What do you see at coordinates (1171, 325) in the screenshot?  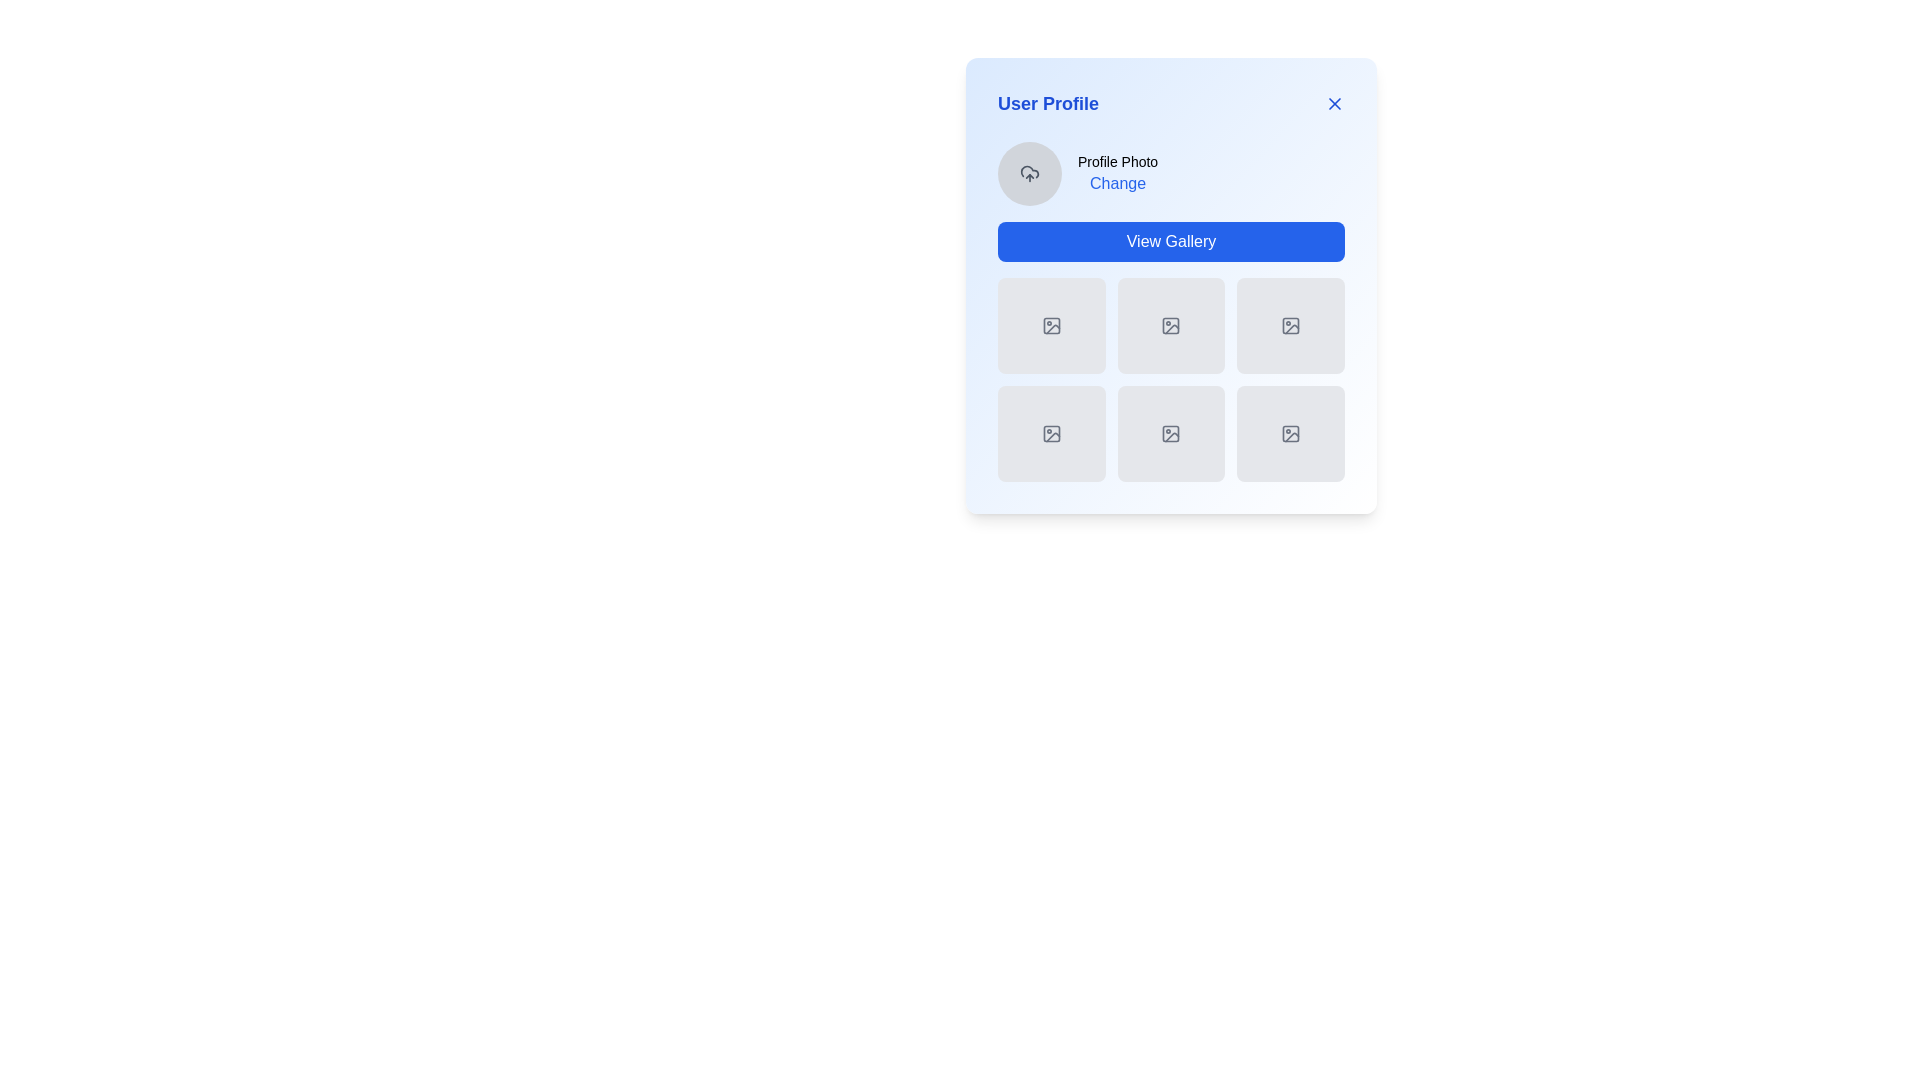 I see `the rectangle SVG graphical object representing the image placeholder located in the second square of the first row of a 3x2 grid within the dialog box` at bounding box center [1171, 325].